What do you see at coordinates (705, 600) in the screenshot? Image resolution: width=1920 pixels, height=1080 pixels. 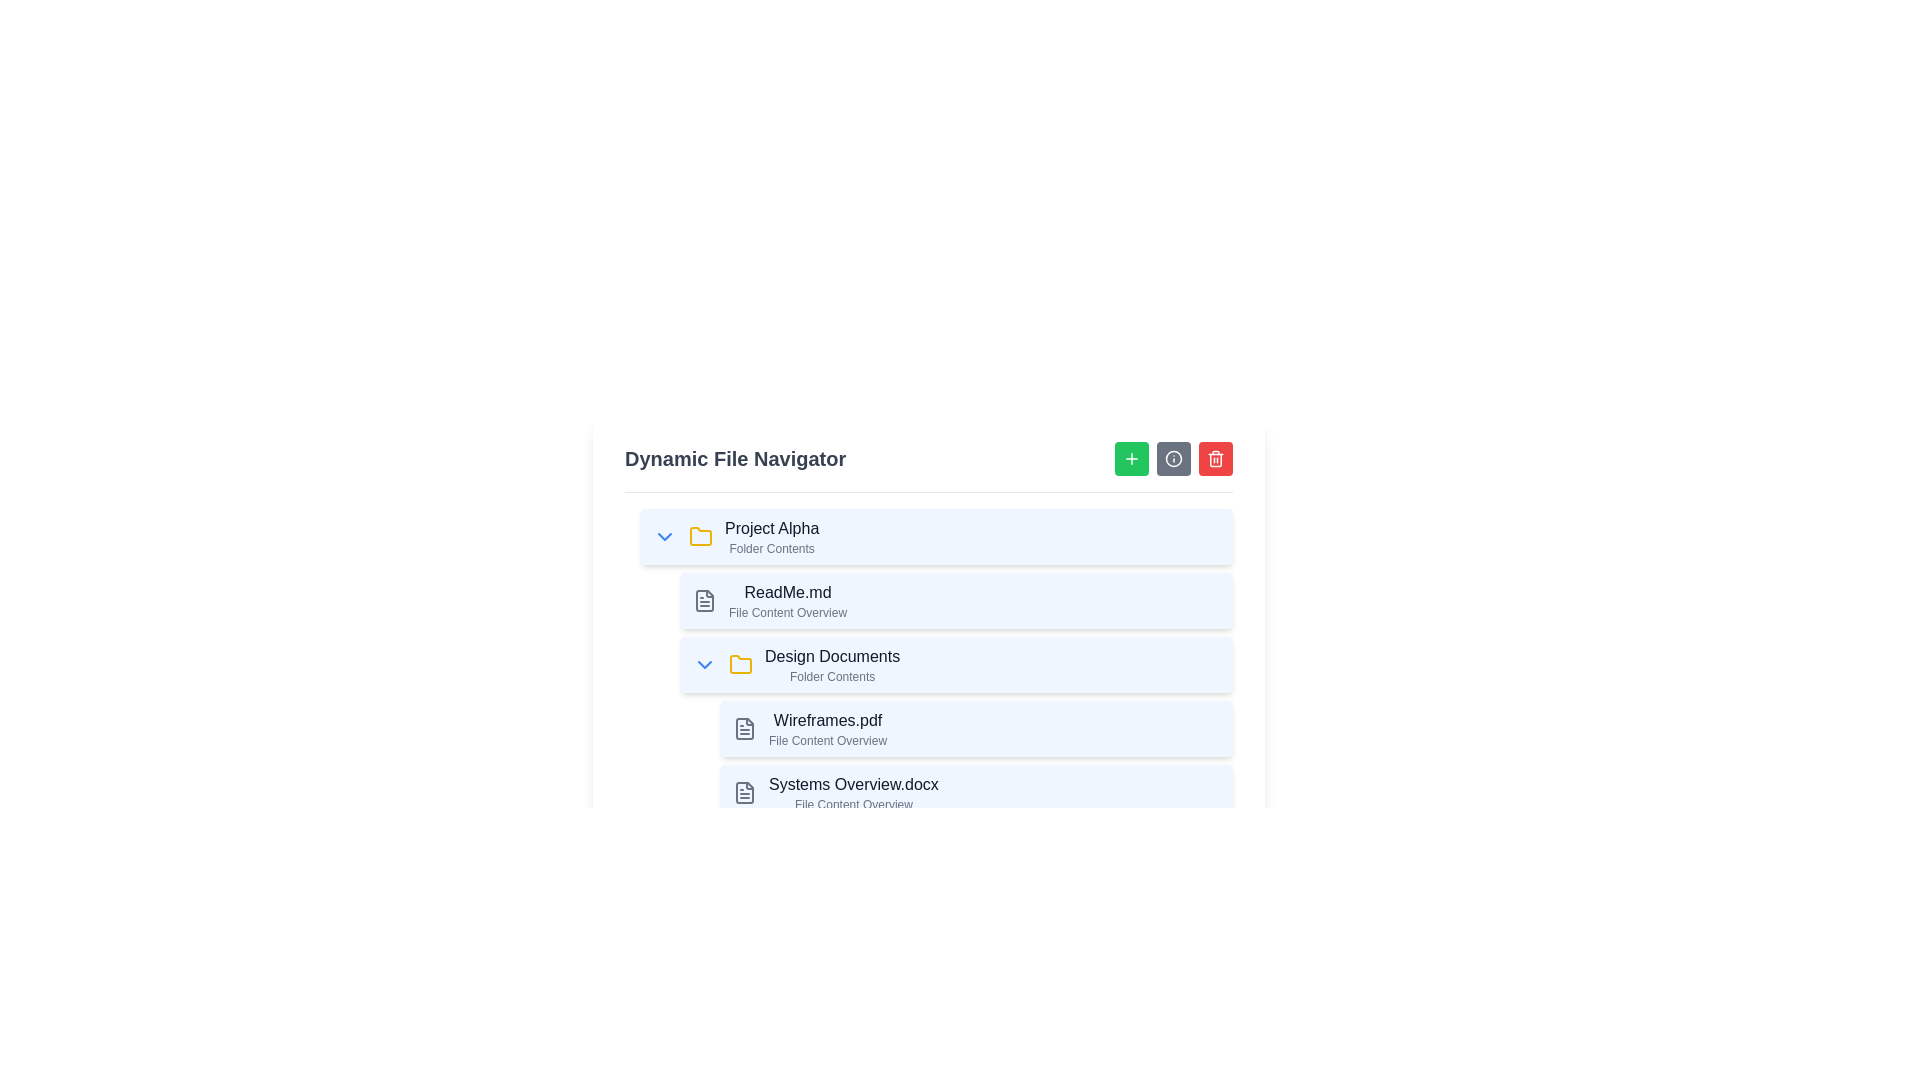 I see `the icon representing the 'ReadMe.md' file, which is a rectangular document file icon with a folded corner` at bounding box center [705, 600].